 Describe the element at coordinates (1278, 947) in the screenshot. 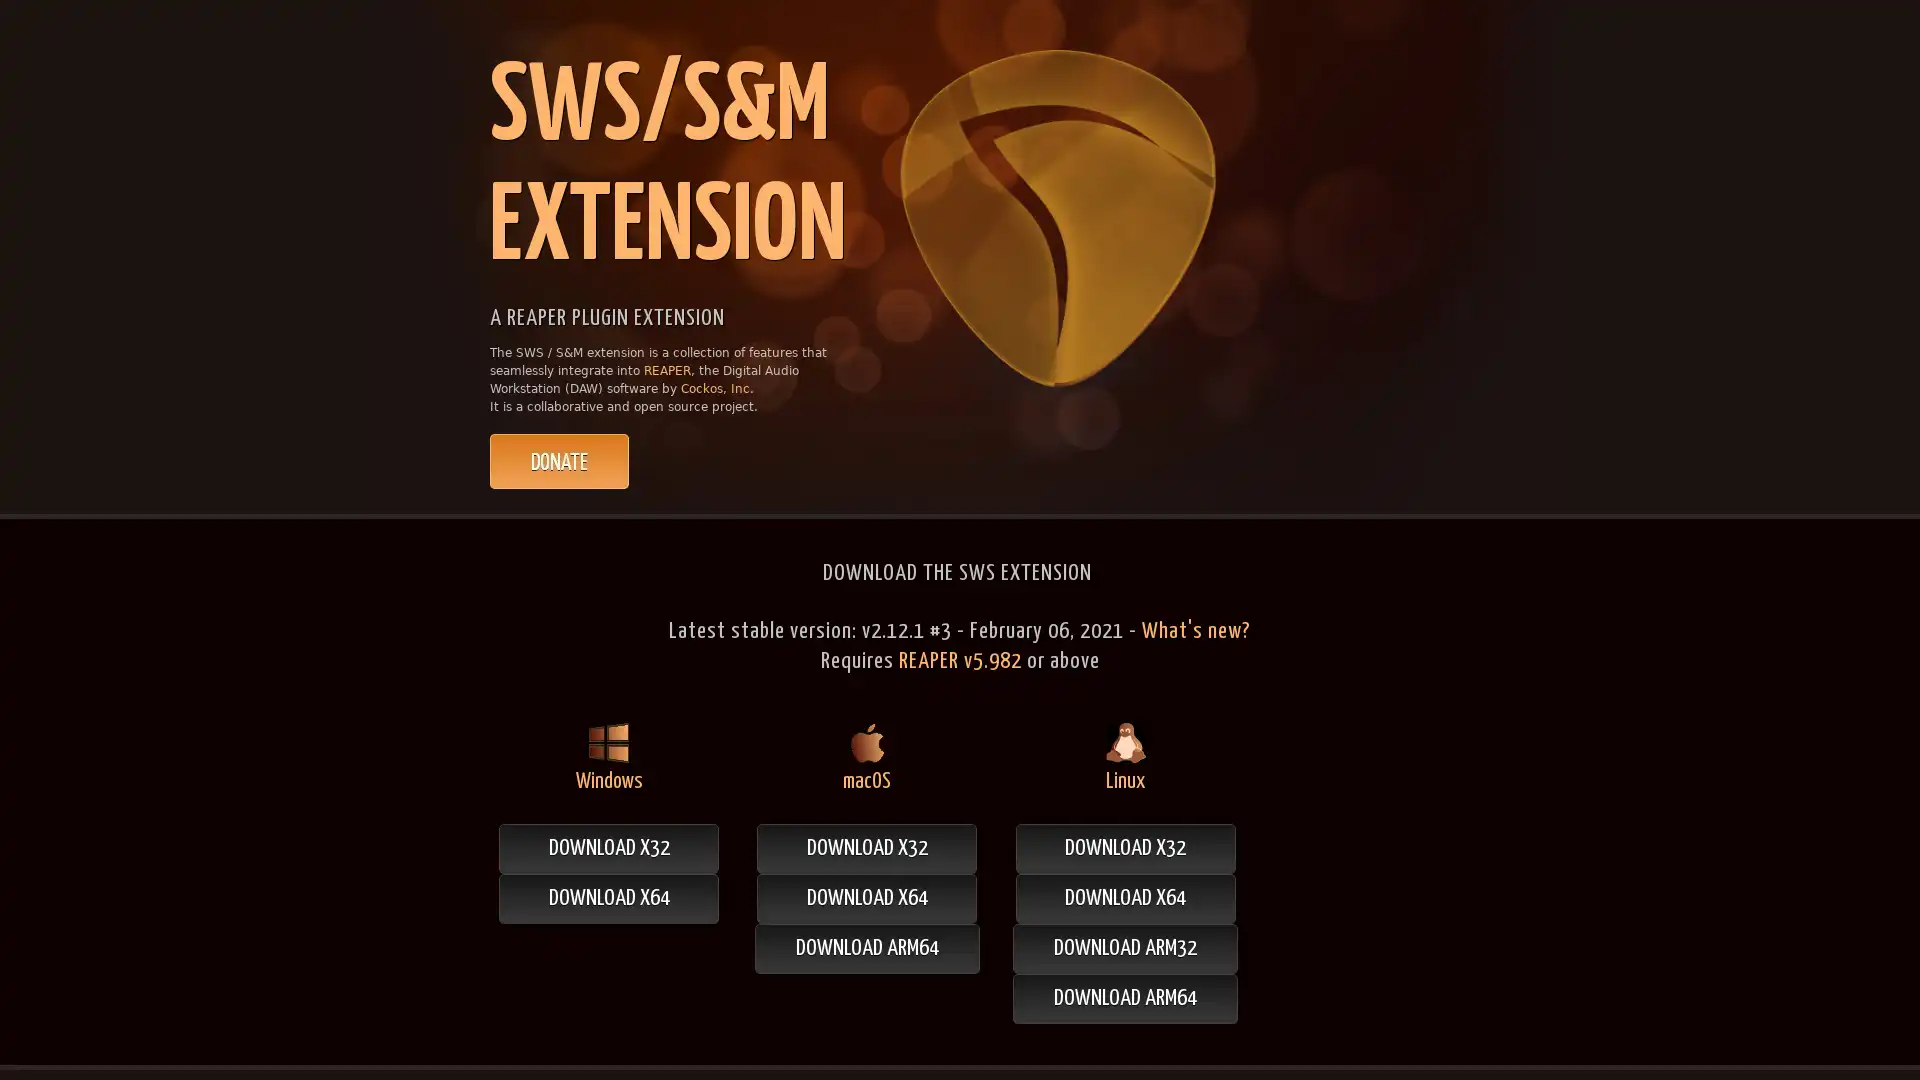

I see `DOWNLOAD ARM32` at that location.